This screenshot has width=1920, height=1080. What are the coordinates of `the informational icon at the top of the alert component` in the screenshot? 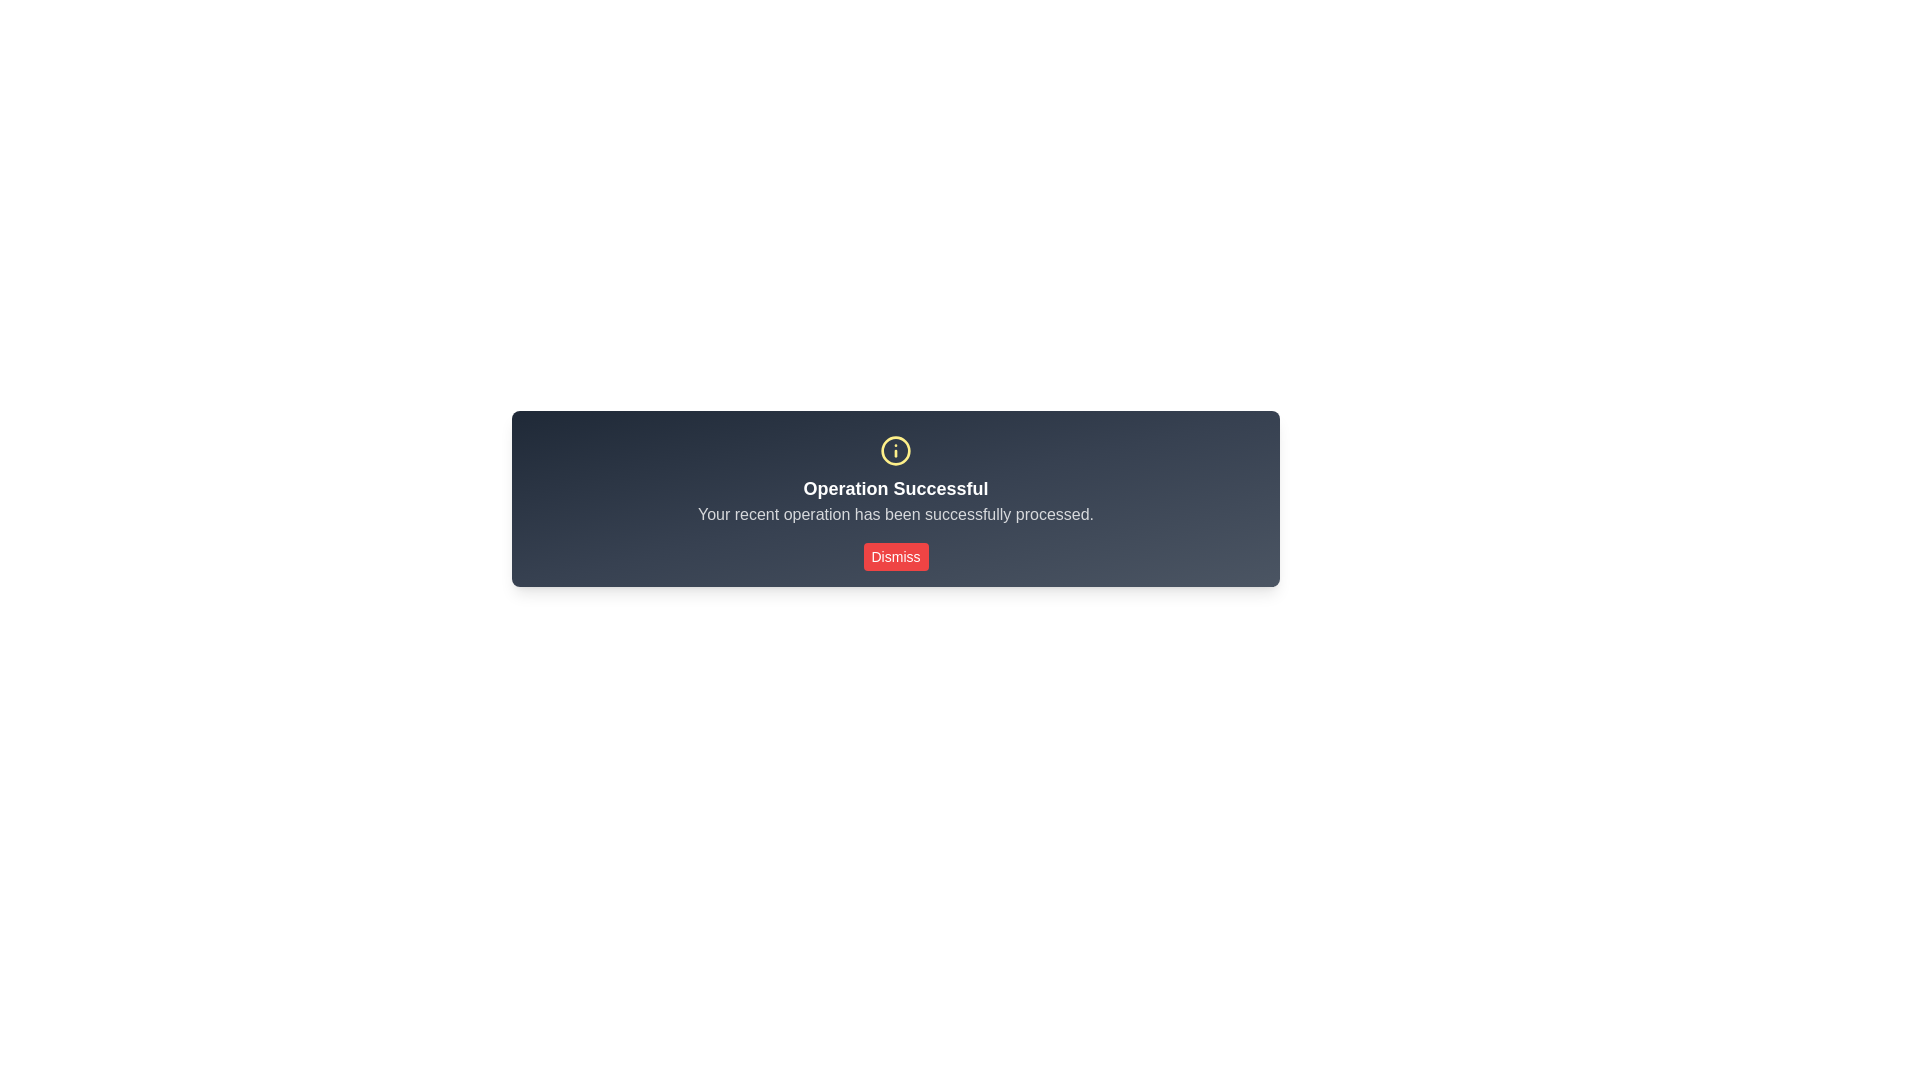 It's located at (895, 451).